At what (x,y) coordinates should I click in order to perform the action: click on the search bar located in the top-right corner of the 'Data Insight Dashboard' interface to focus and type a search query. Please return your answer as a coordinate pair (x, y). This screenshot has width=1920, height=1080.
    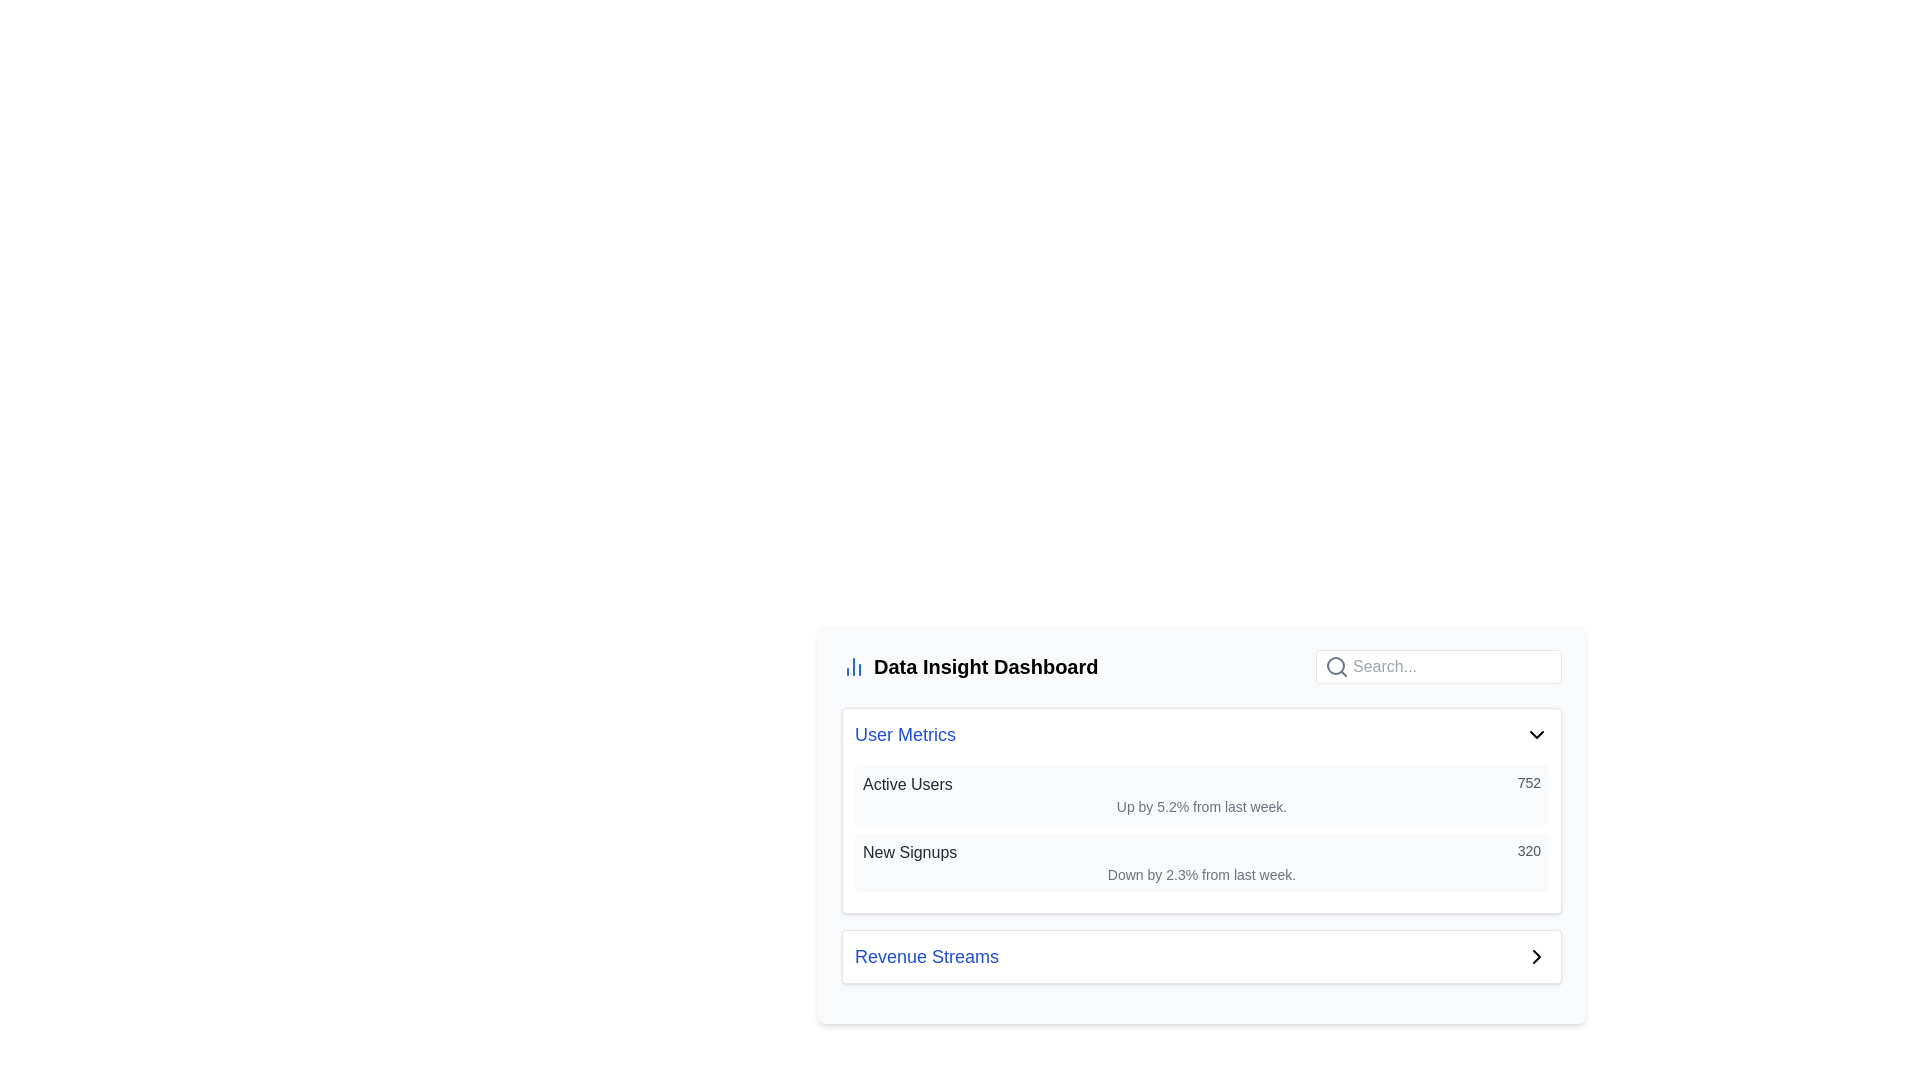
    Looking at the image, I should click on (1438, 667).